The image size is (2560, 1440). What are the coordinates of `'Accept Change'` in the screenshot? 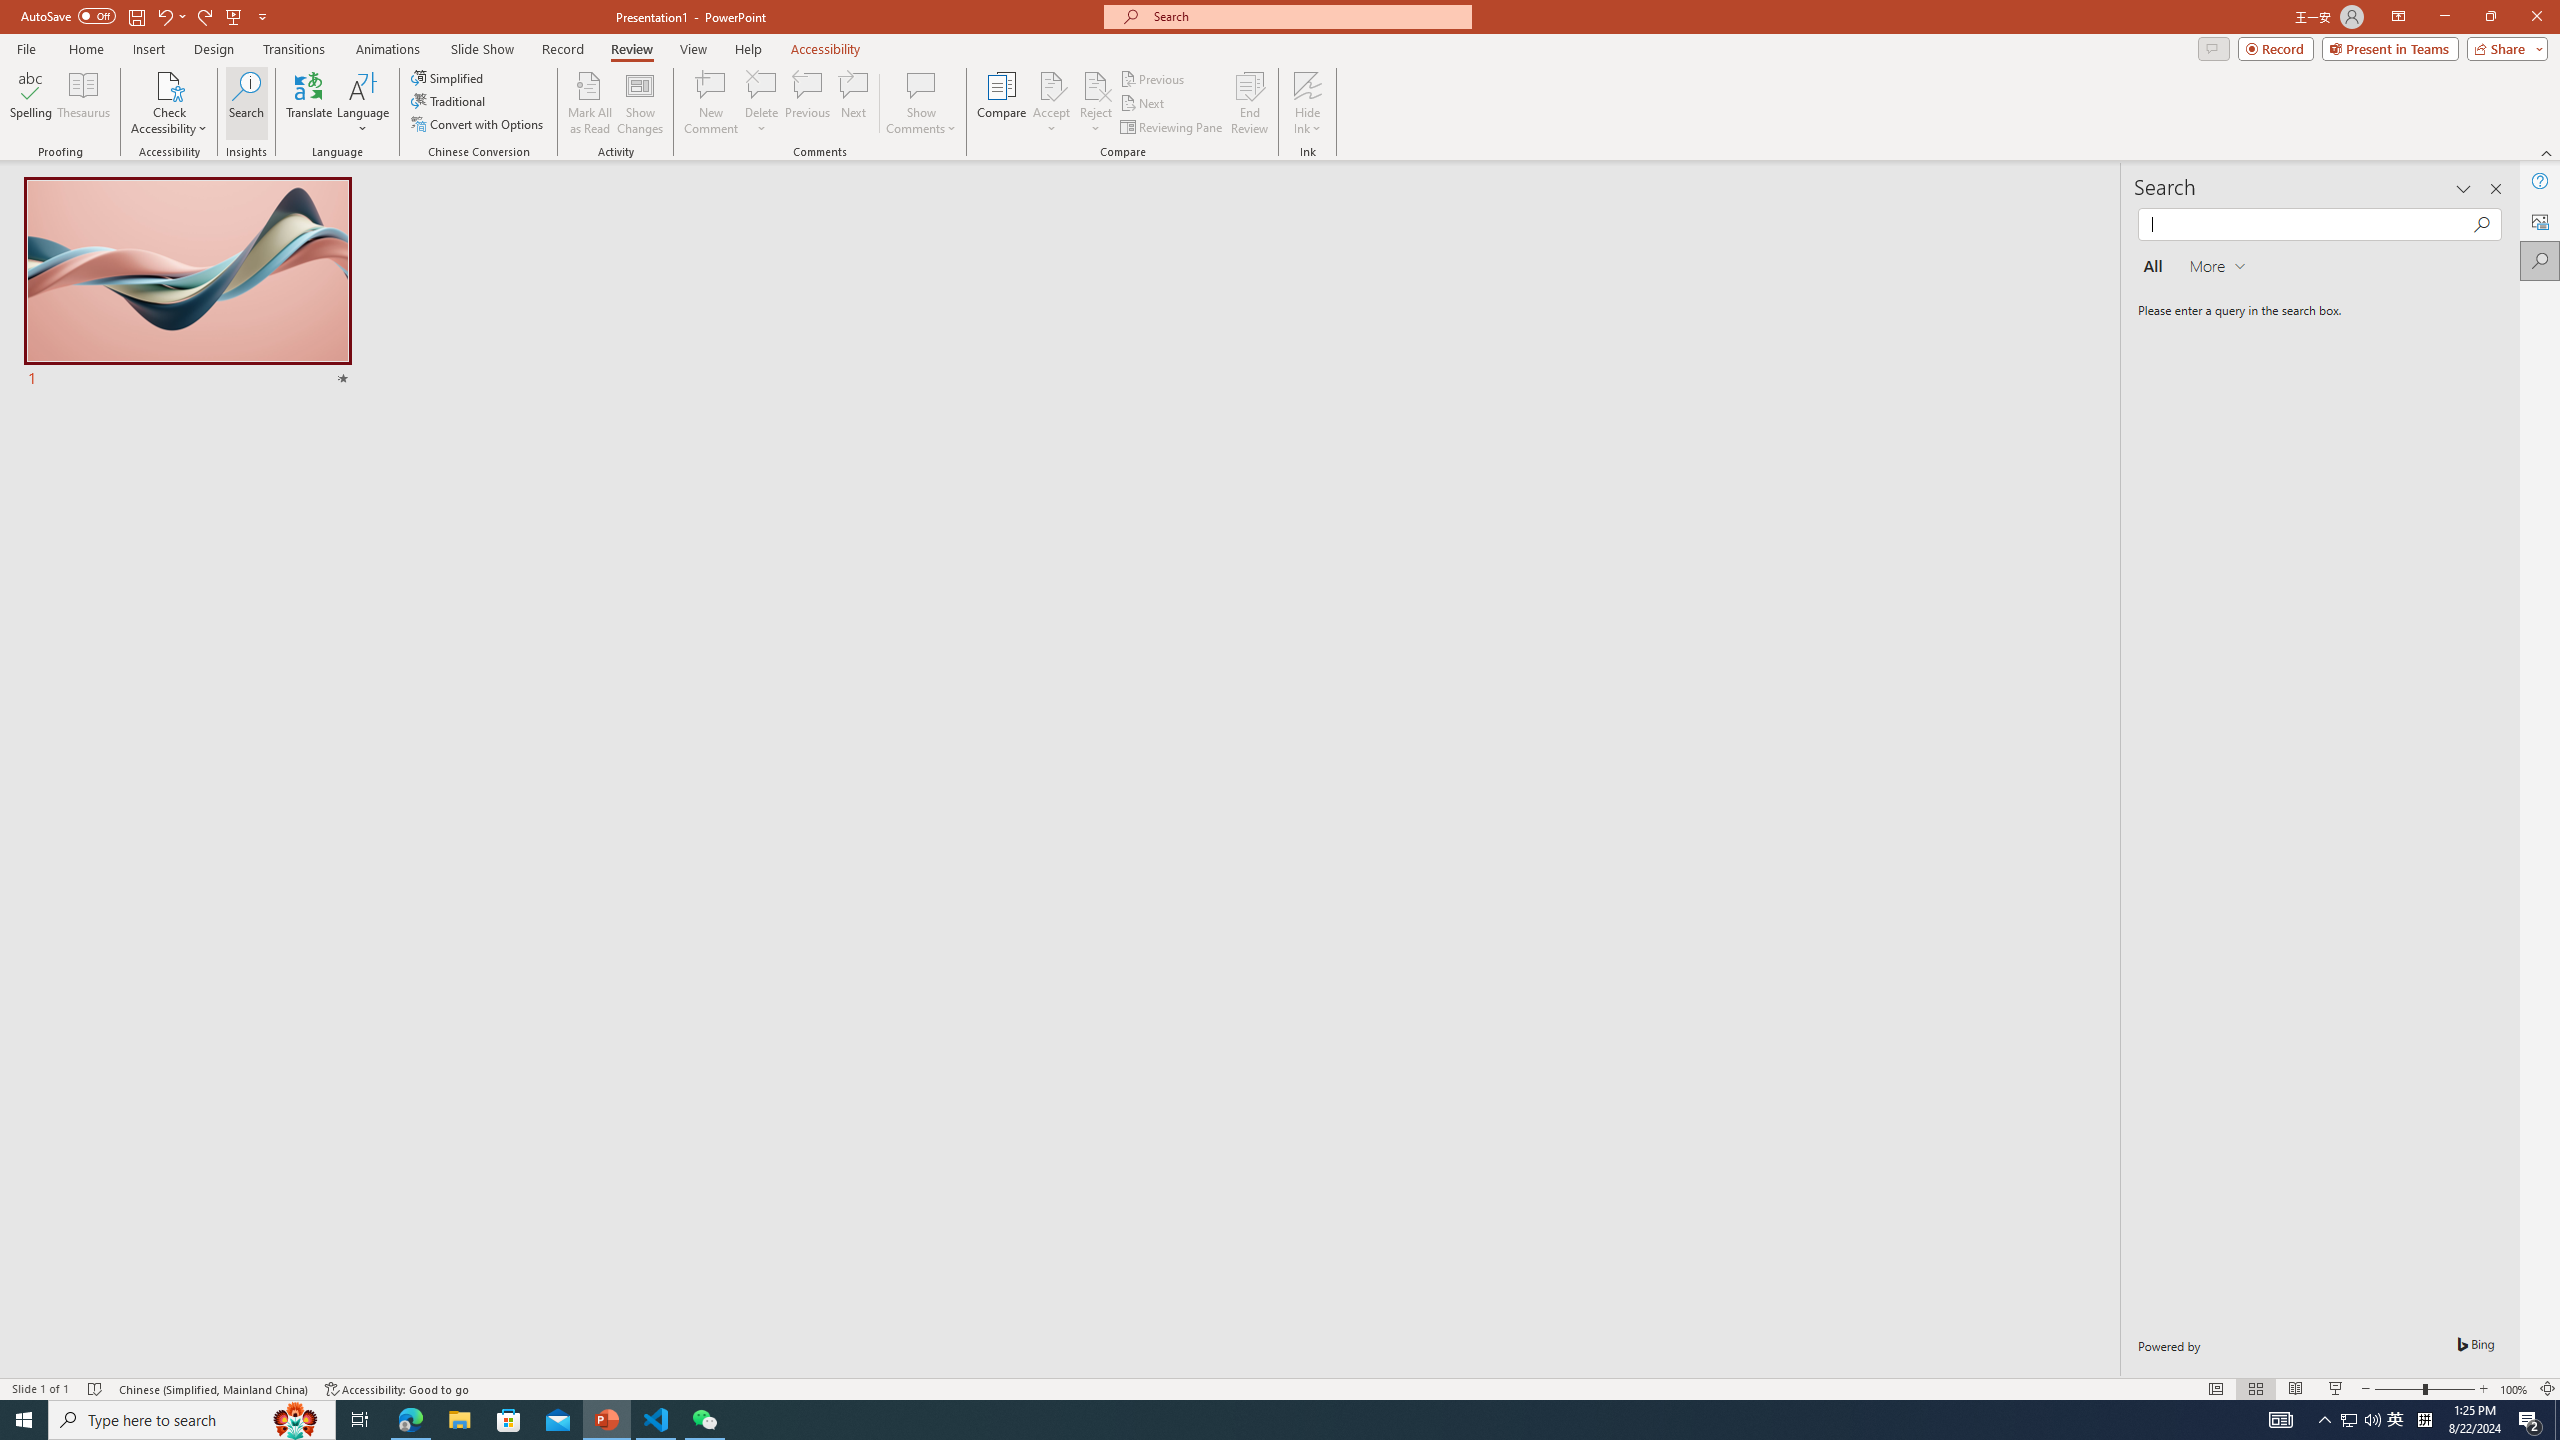 It's located at (1051, 84).